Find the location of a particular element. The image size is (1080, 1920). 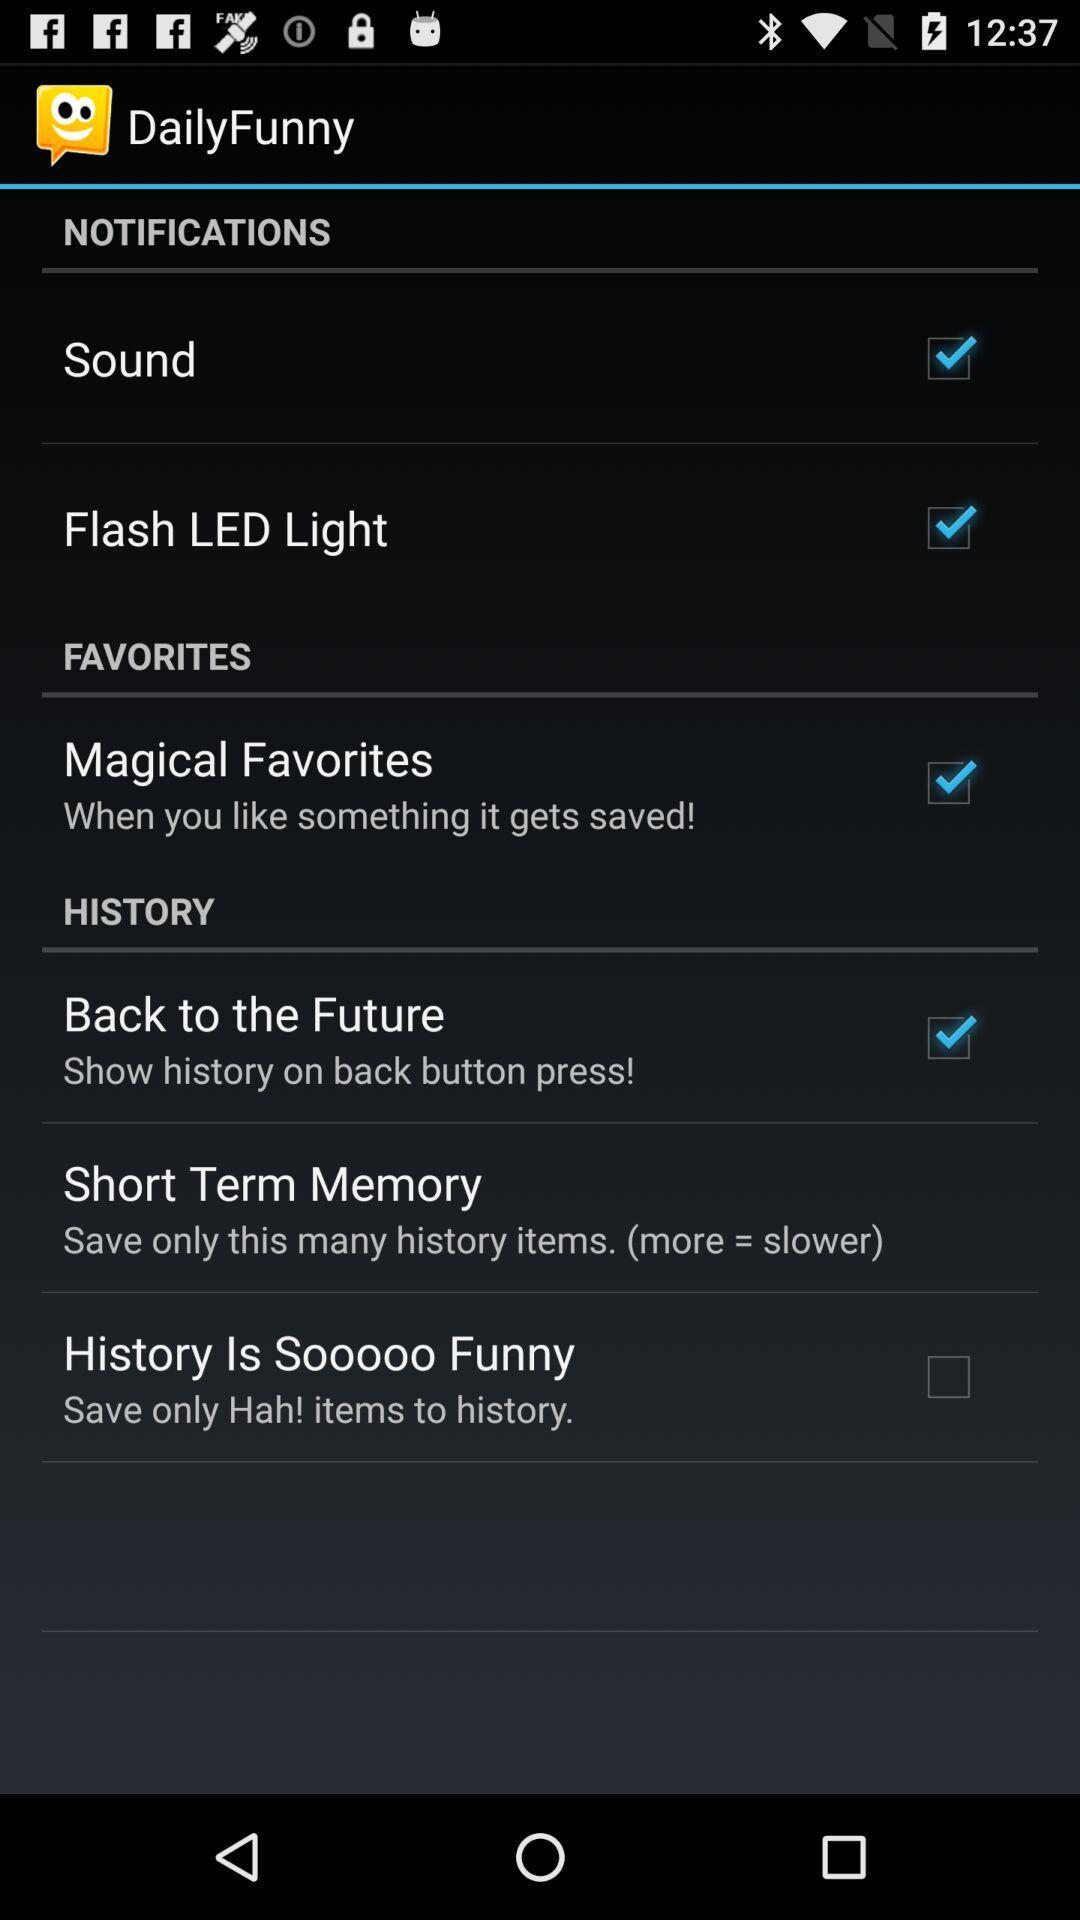

when you like icon is located at coordinates (379, 814).